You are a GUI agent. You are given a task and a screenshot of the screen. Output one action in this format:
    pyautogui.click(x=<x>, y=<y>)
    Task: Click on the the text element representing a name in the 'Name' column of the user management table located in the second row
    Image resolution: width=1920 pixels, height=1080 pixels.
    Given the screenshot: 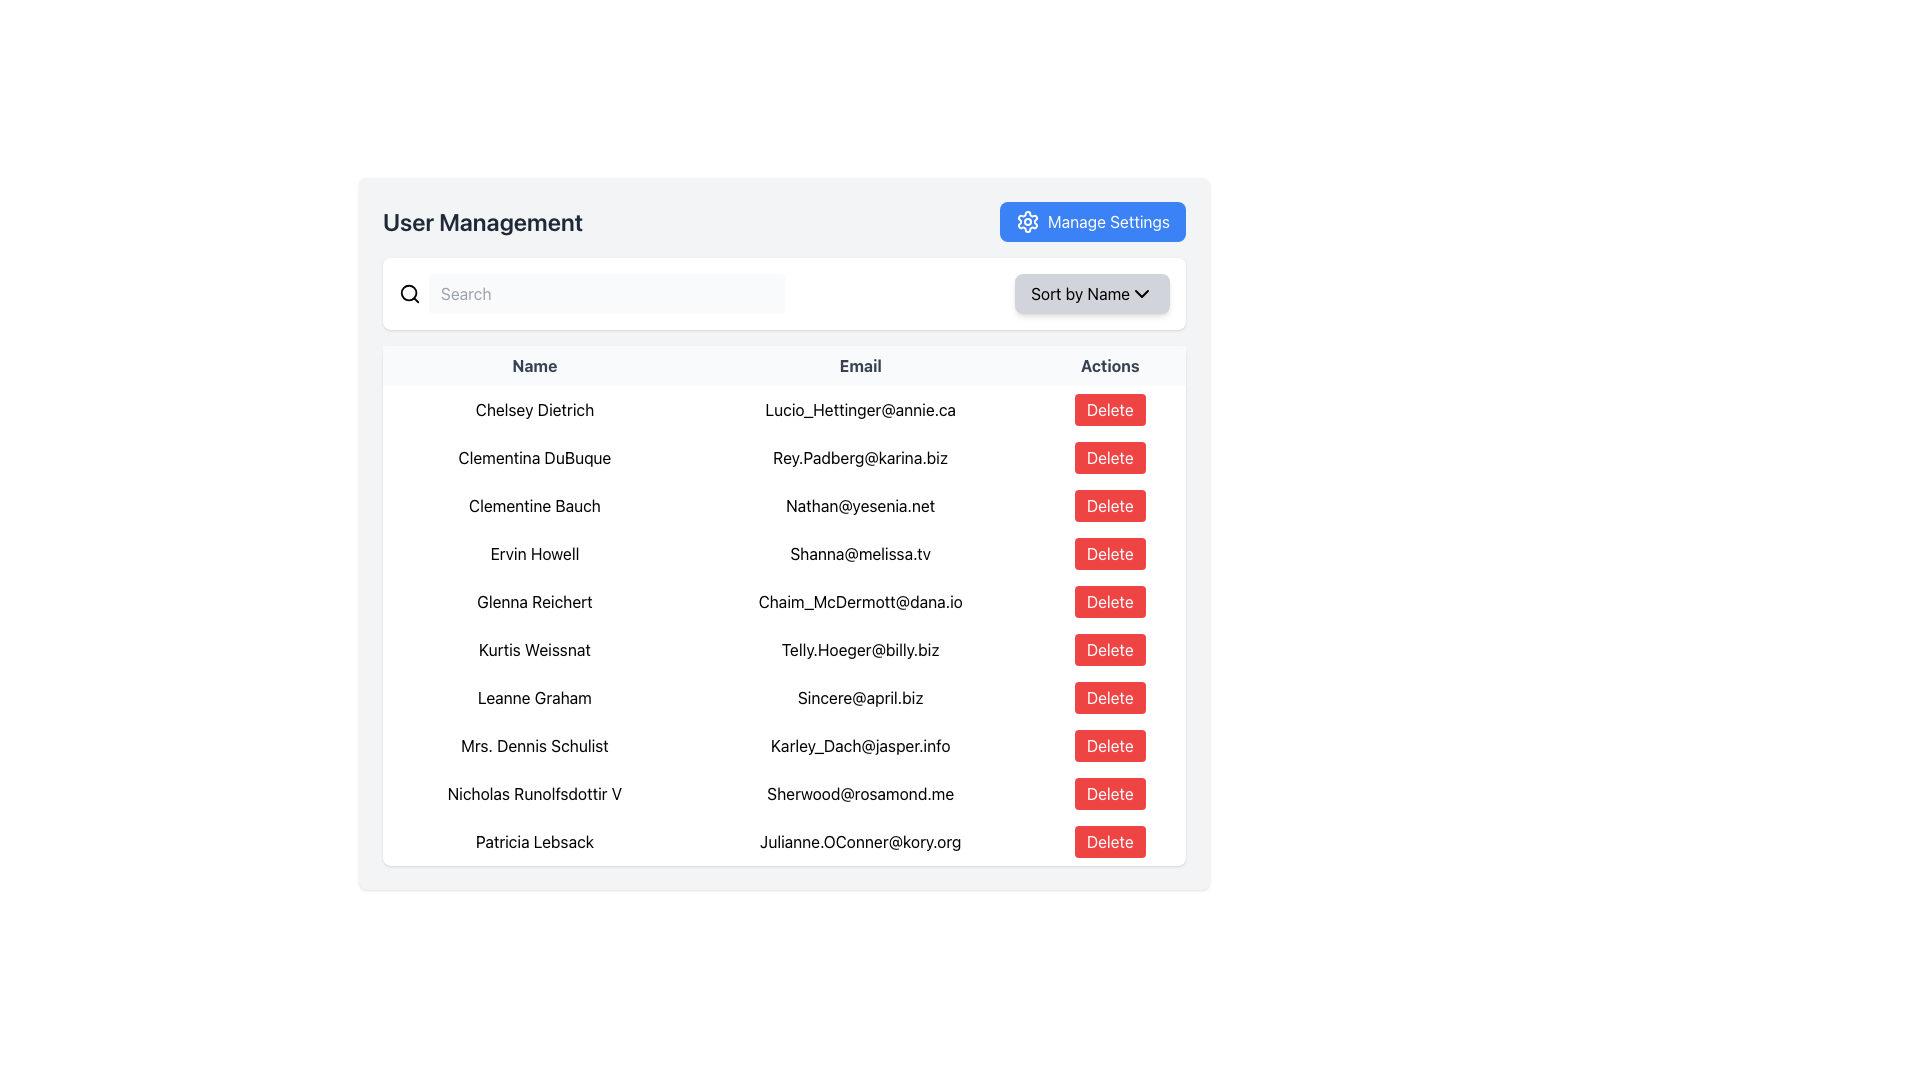 What is the action you would take?
    pyautogui.click(x=534, y=408)
    